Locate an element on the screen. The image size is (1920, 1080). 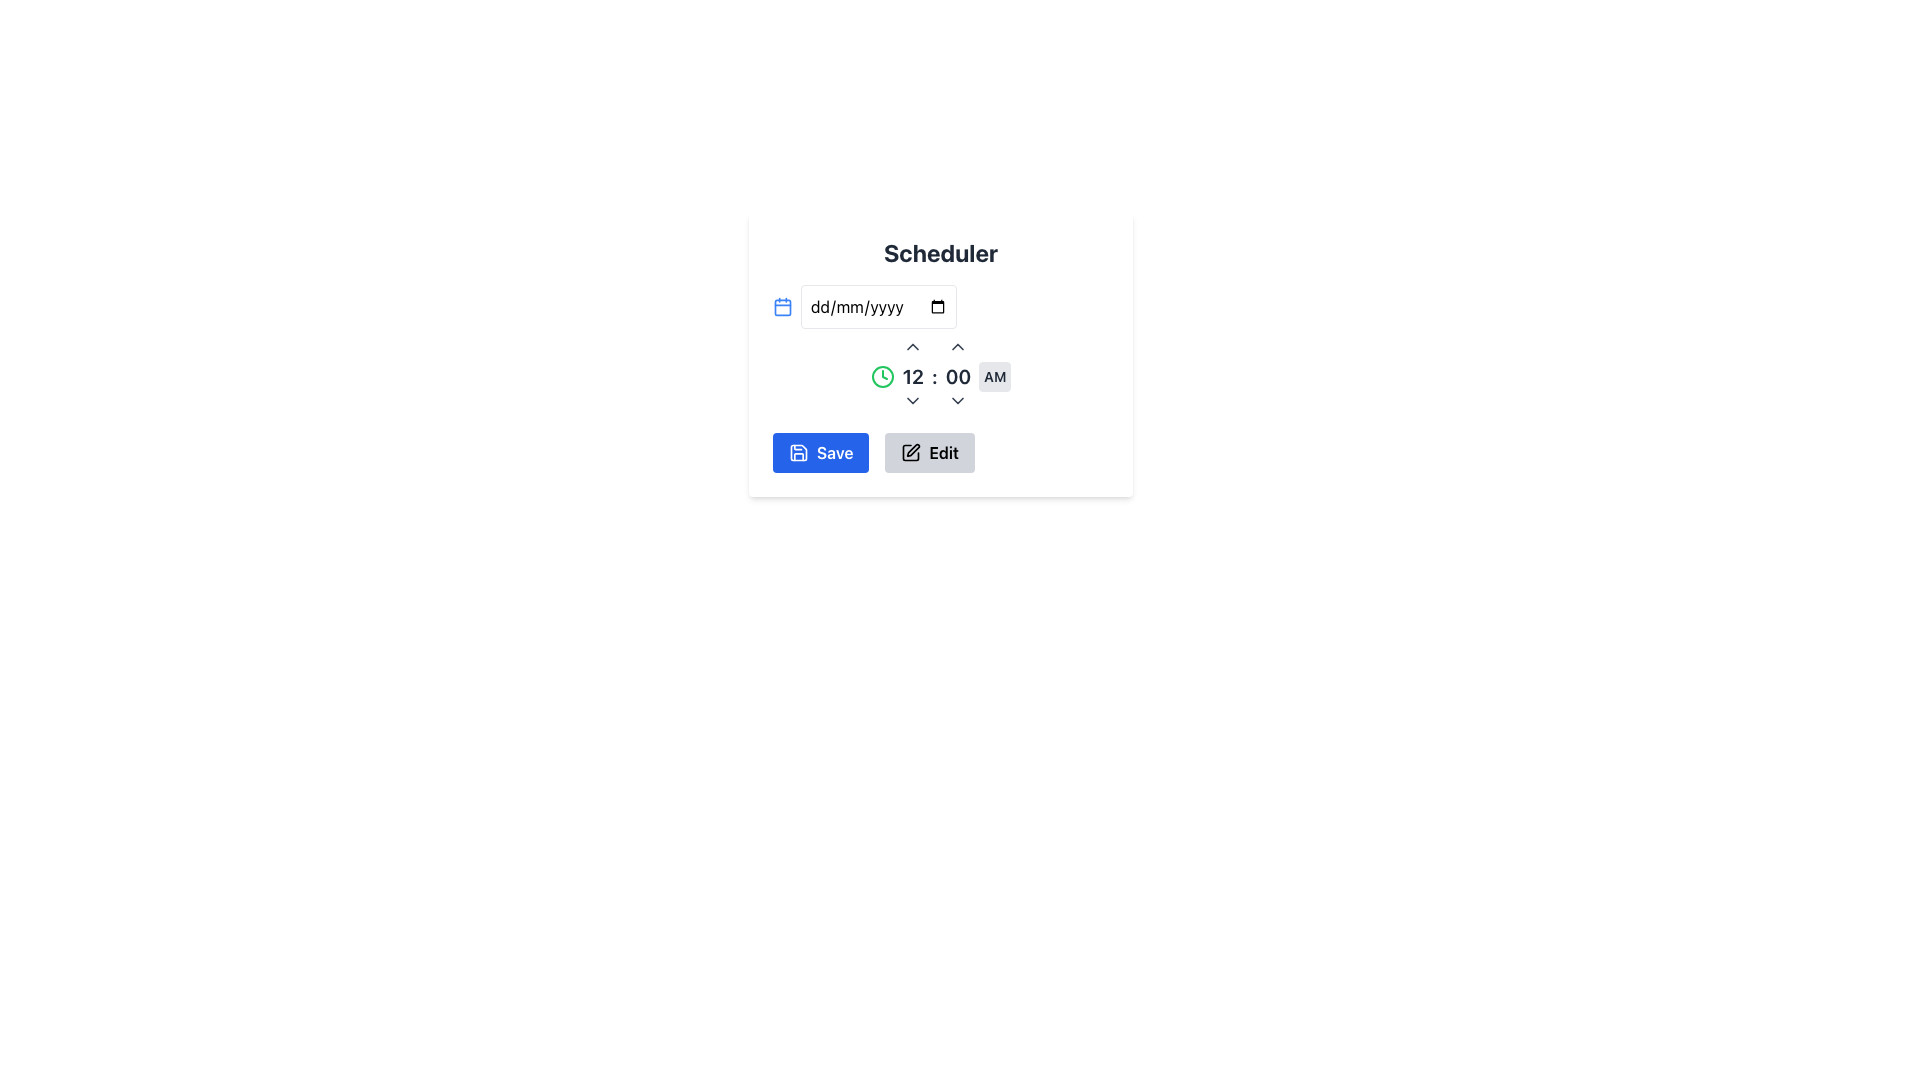
the upward-pointing button that increments the time value displayed below it, located above the numeric display '00' is located at coordinates (957, 346).